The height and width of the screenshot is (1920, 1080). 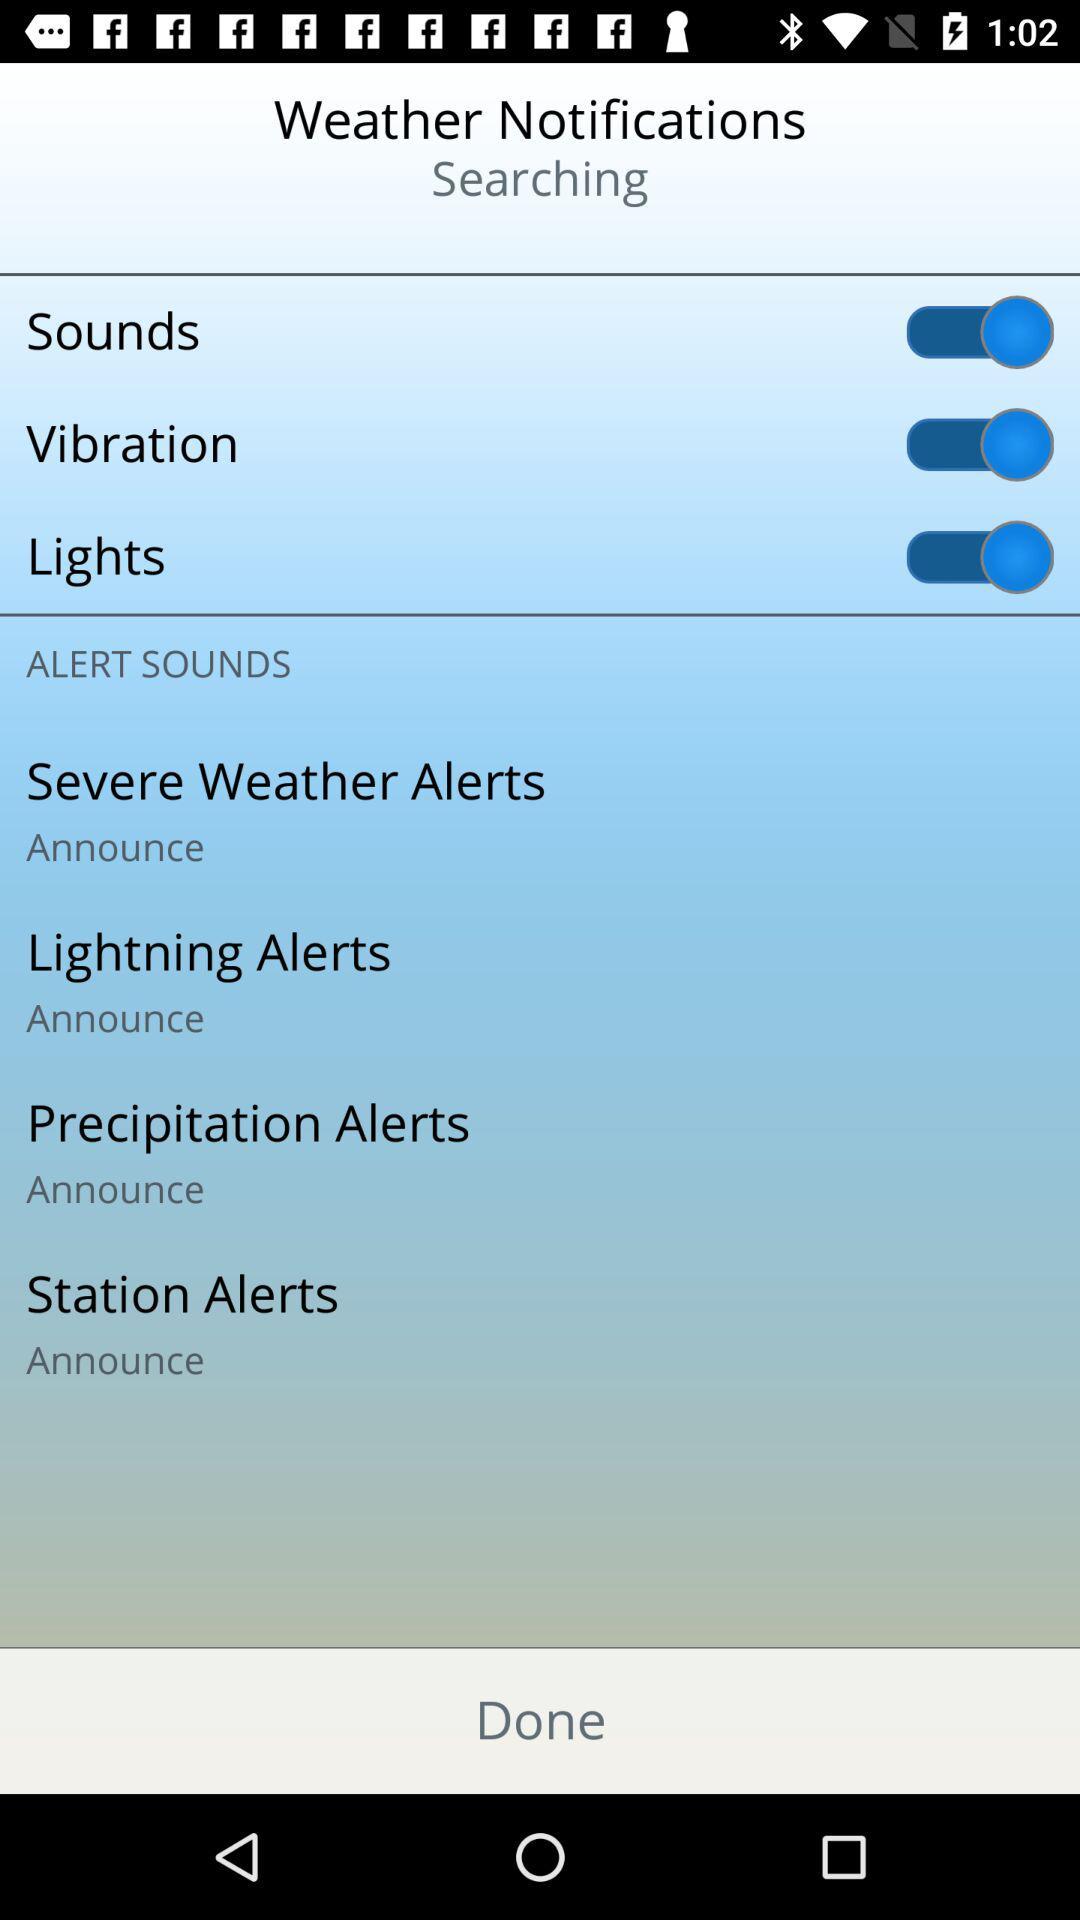 What do you see at coordinates (131, 240) in the screenshot?
I see `the item next to searching item` at bounding box center [131, 240].